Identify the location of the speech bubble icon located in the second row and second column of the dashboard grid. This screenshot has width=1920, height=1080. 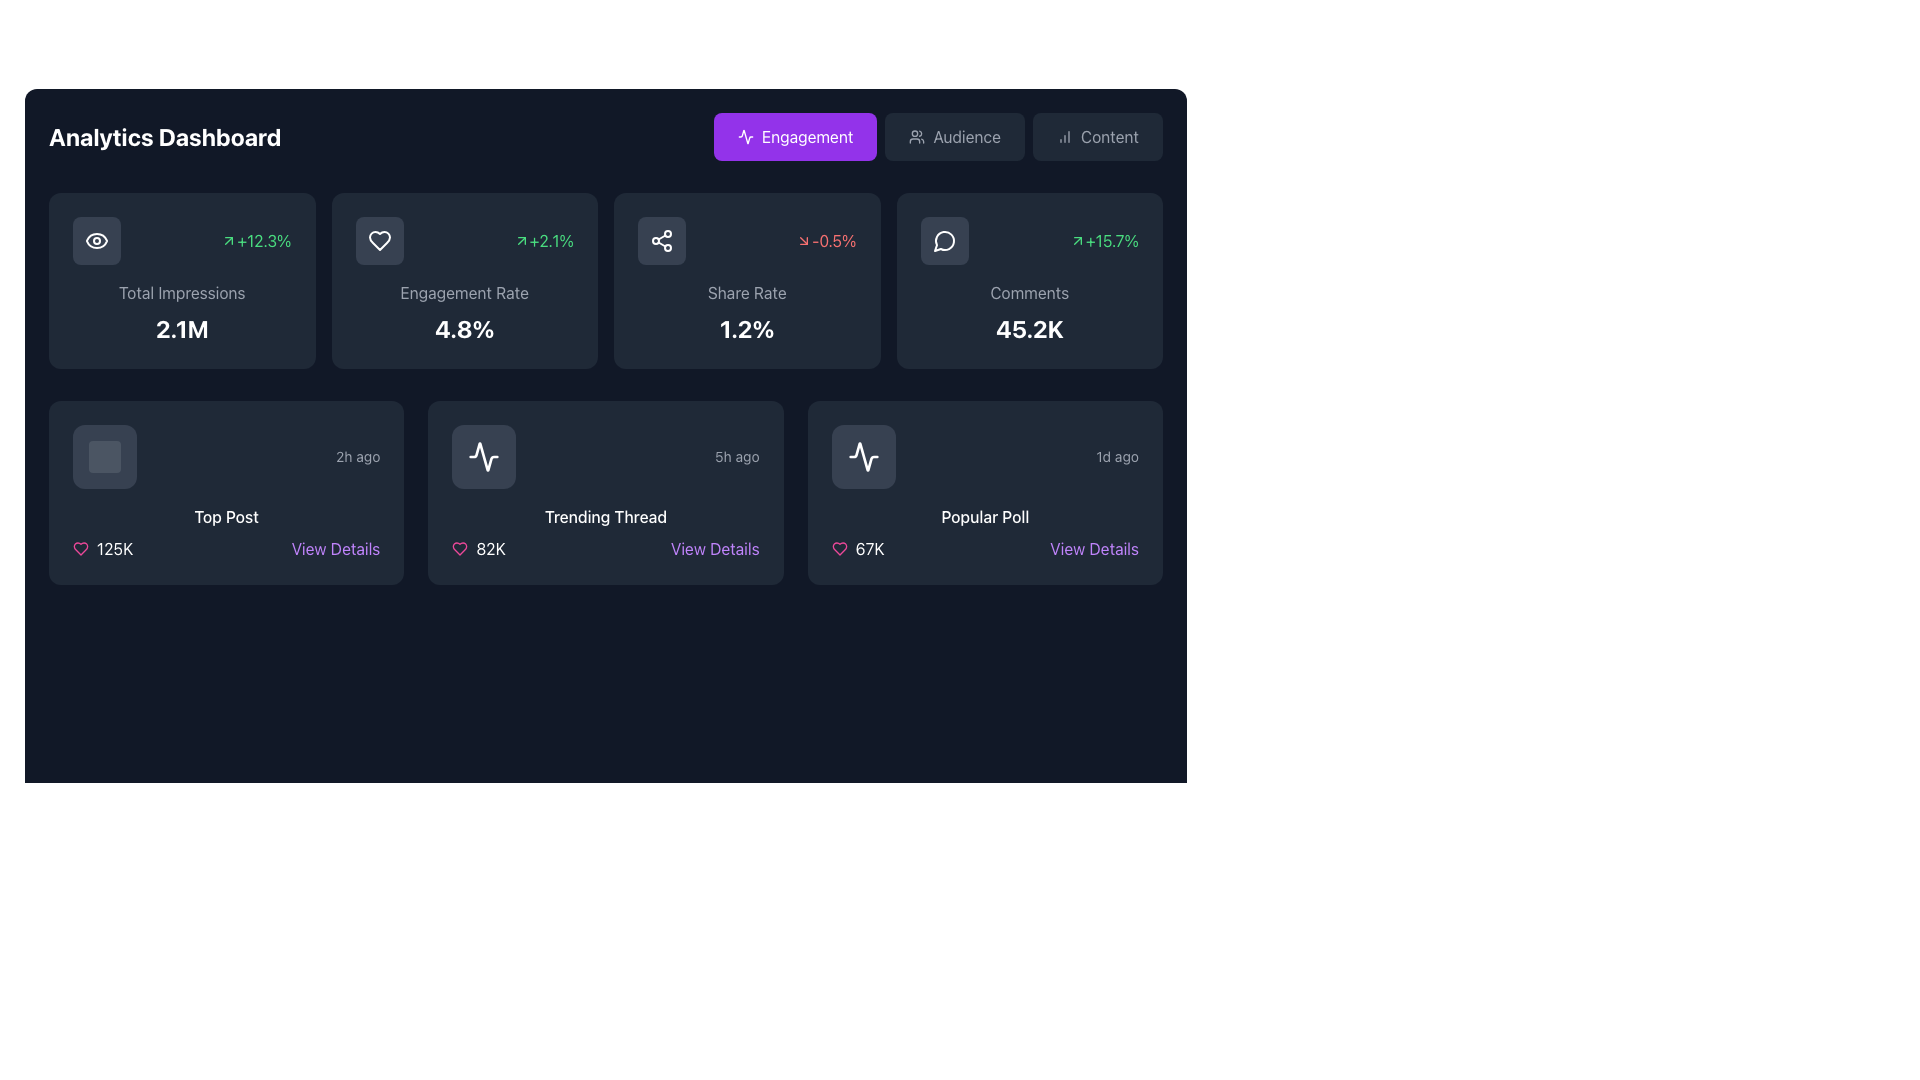
(943, 239).